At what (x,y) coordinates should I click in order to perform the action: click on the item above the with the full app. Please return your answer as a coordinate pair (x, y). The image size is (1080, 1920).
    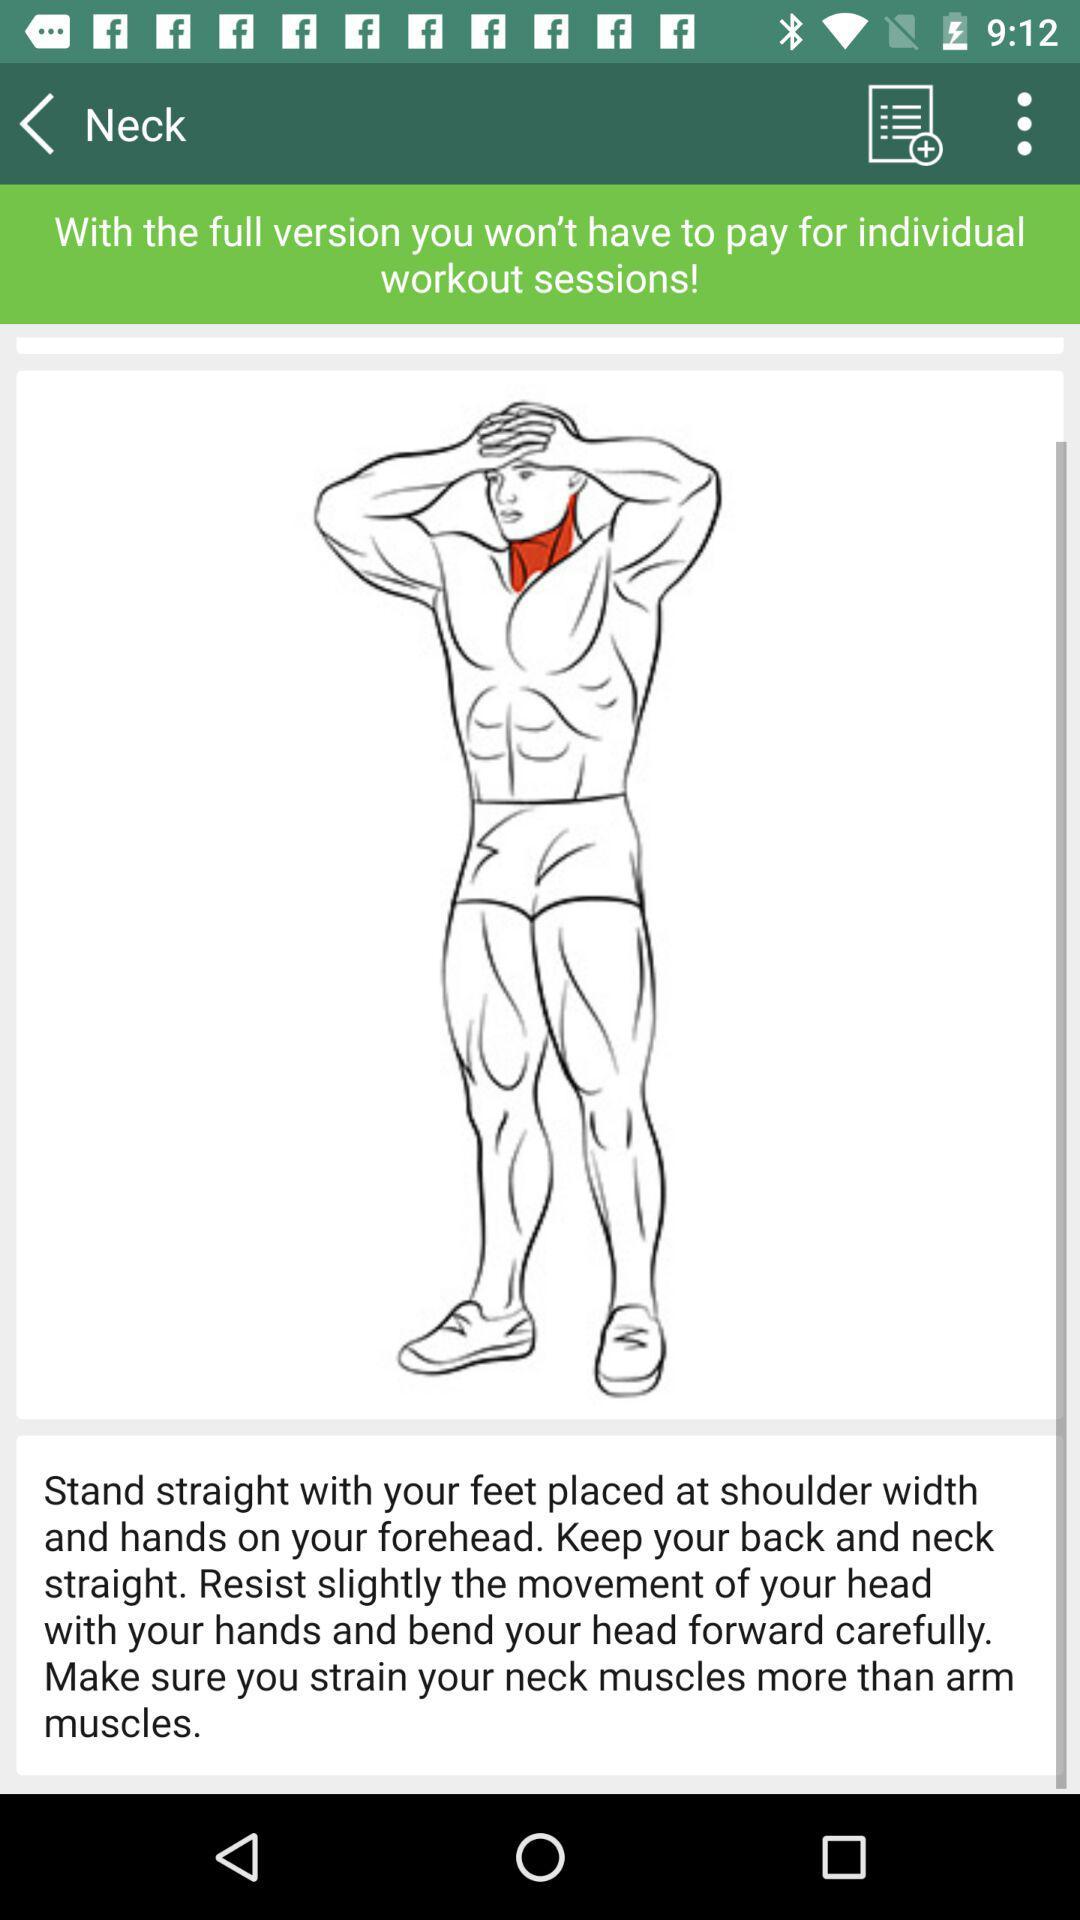
    Looking at the image, I should click on (1031, 122).